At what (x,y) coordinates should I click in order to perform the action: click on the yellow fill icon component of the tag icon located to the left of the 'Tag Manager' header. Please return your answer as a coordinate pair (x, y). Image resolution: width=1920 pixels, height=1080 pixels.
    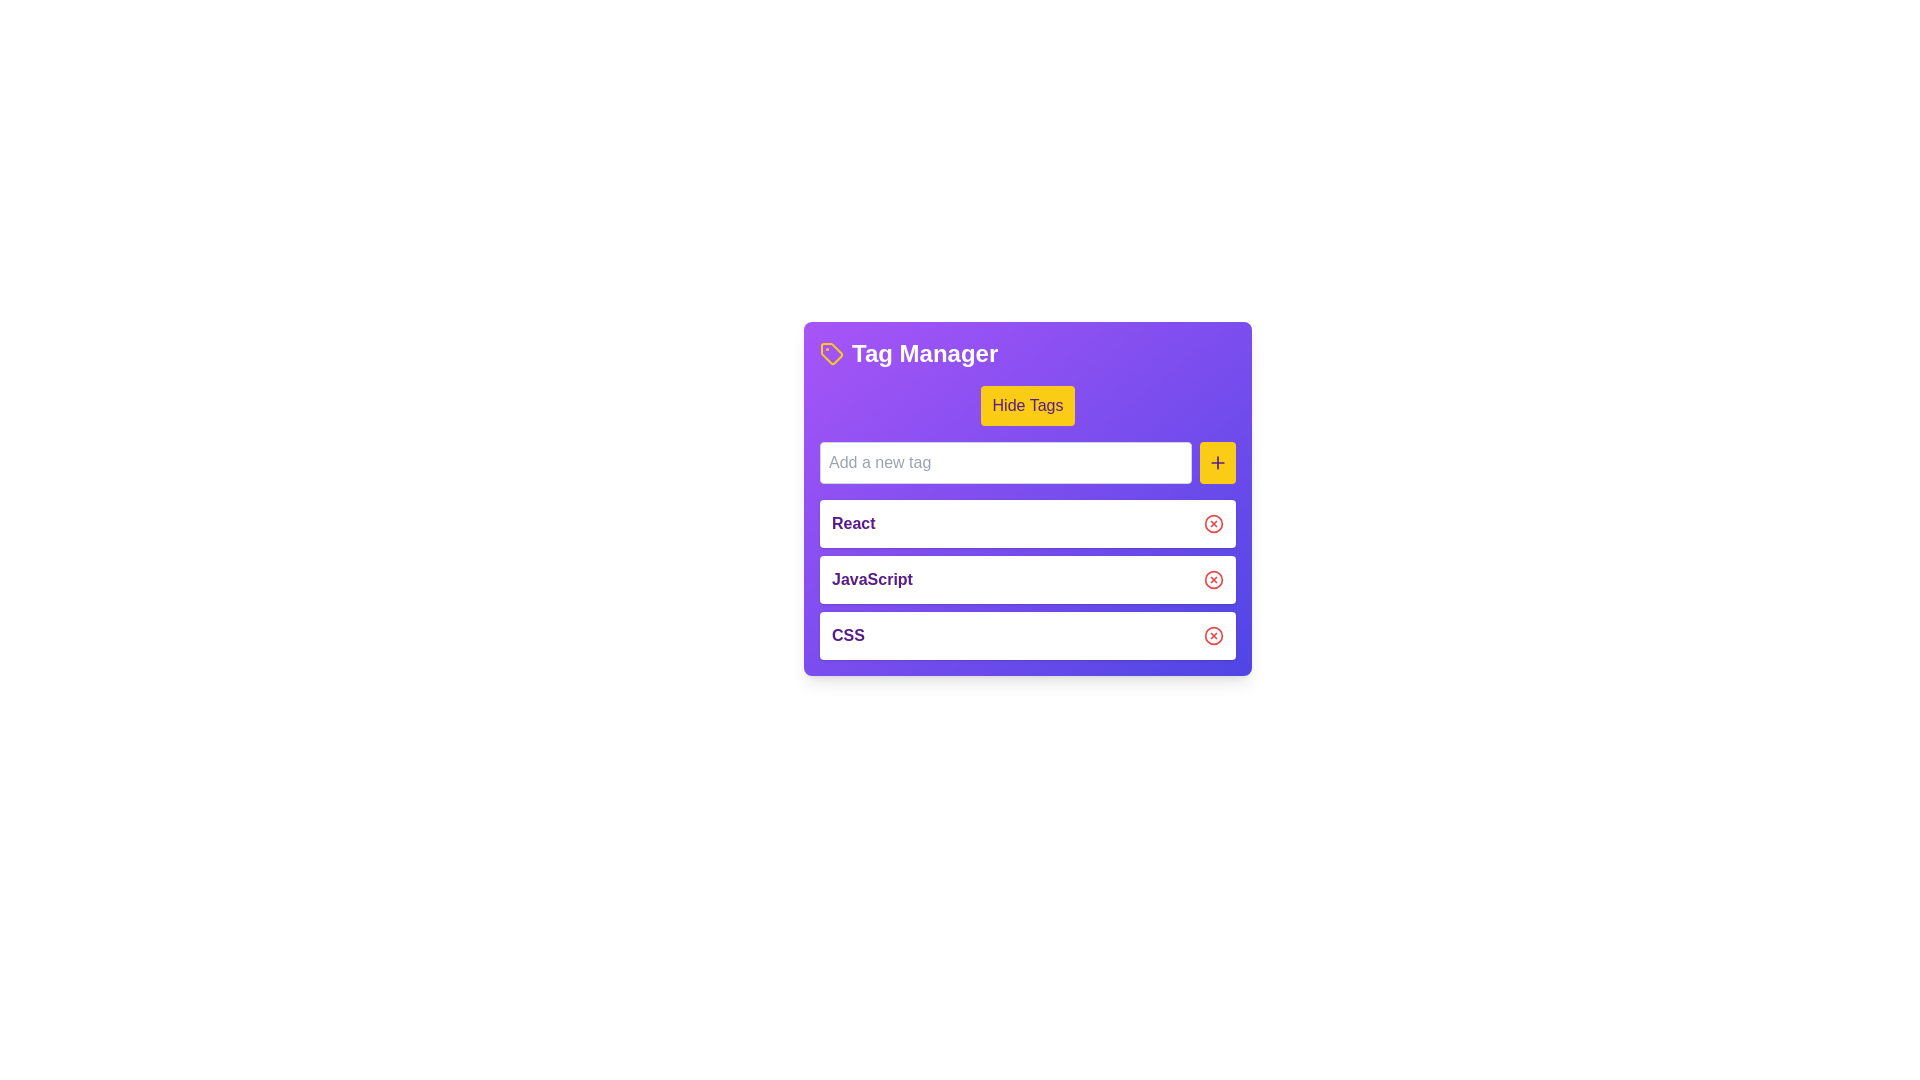
    Looking at the image, I should click on (831, 353).